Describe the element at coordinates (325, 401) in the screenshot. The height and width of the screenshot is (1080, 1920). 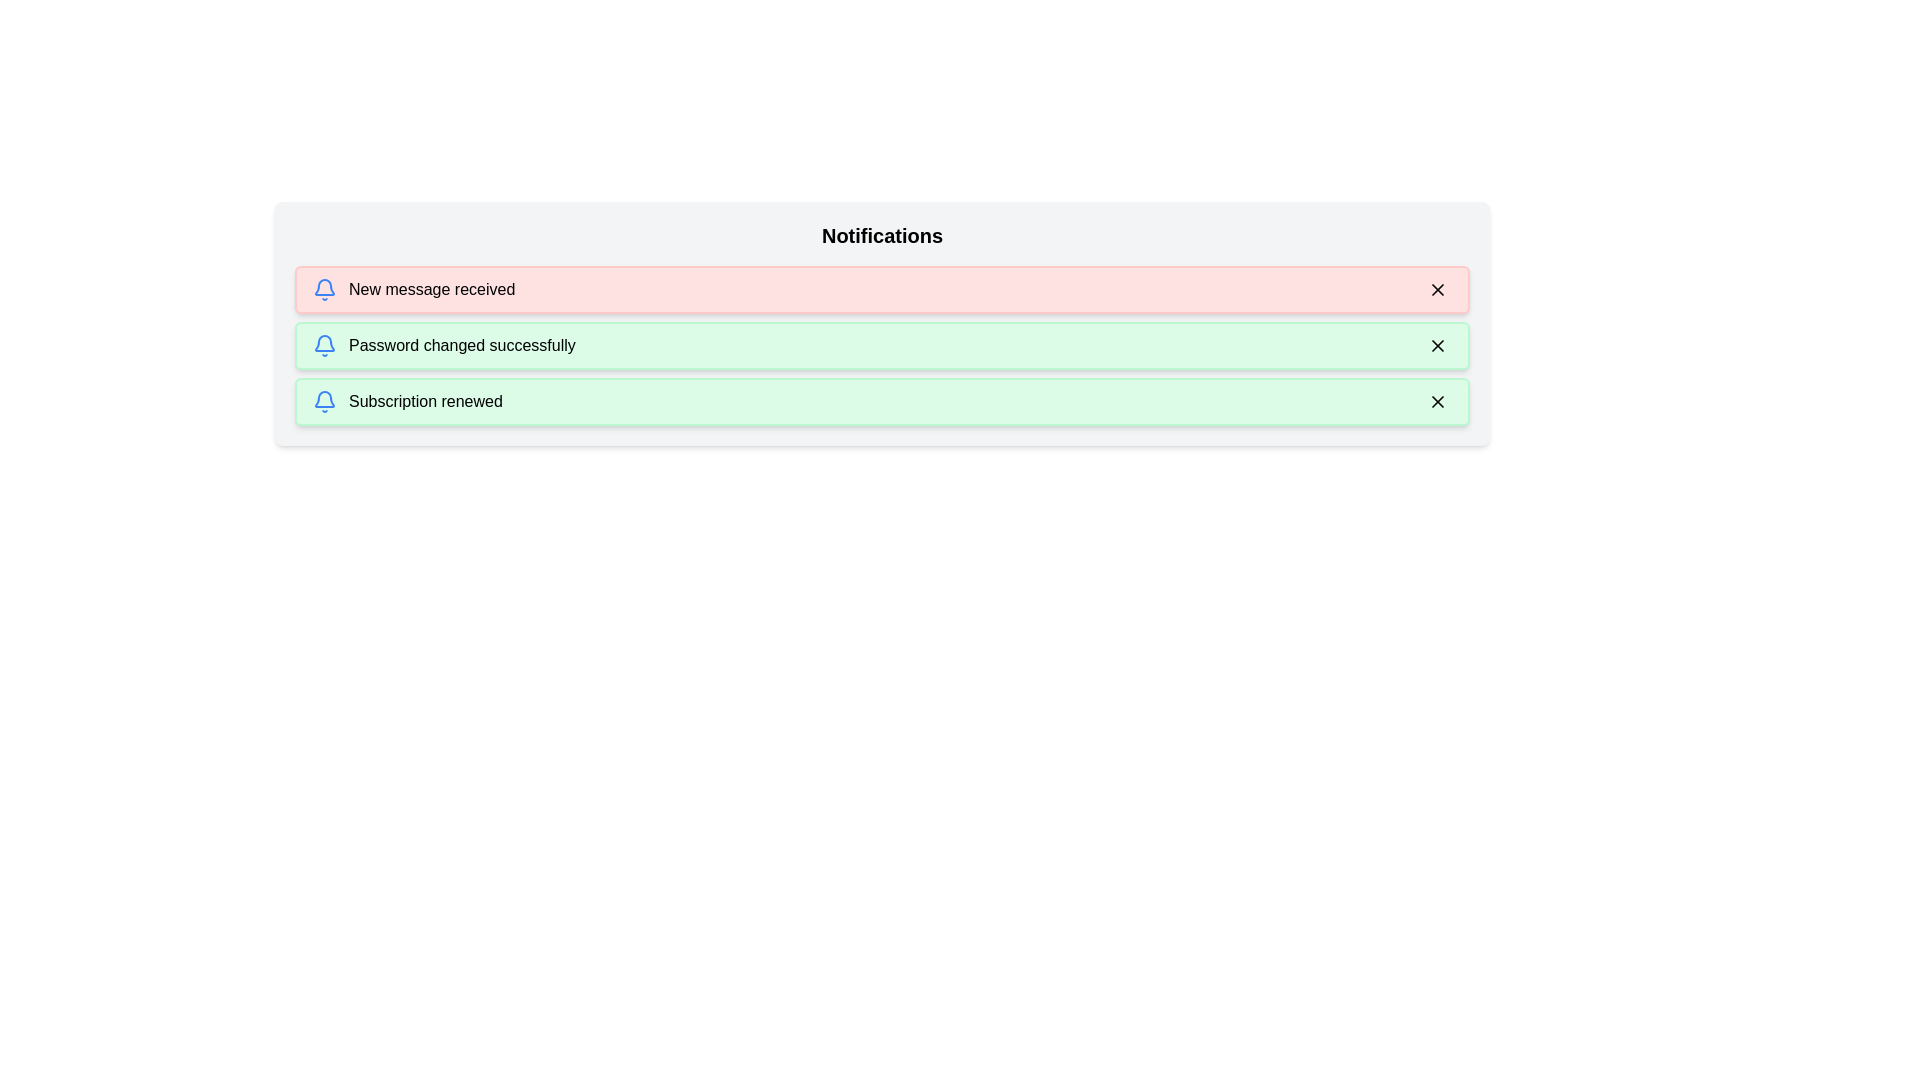
I see `the bell icon in the third row of notifications` at that location.